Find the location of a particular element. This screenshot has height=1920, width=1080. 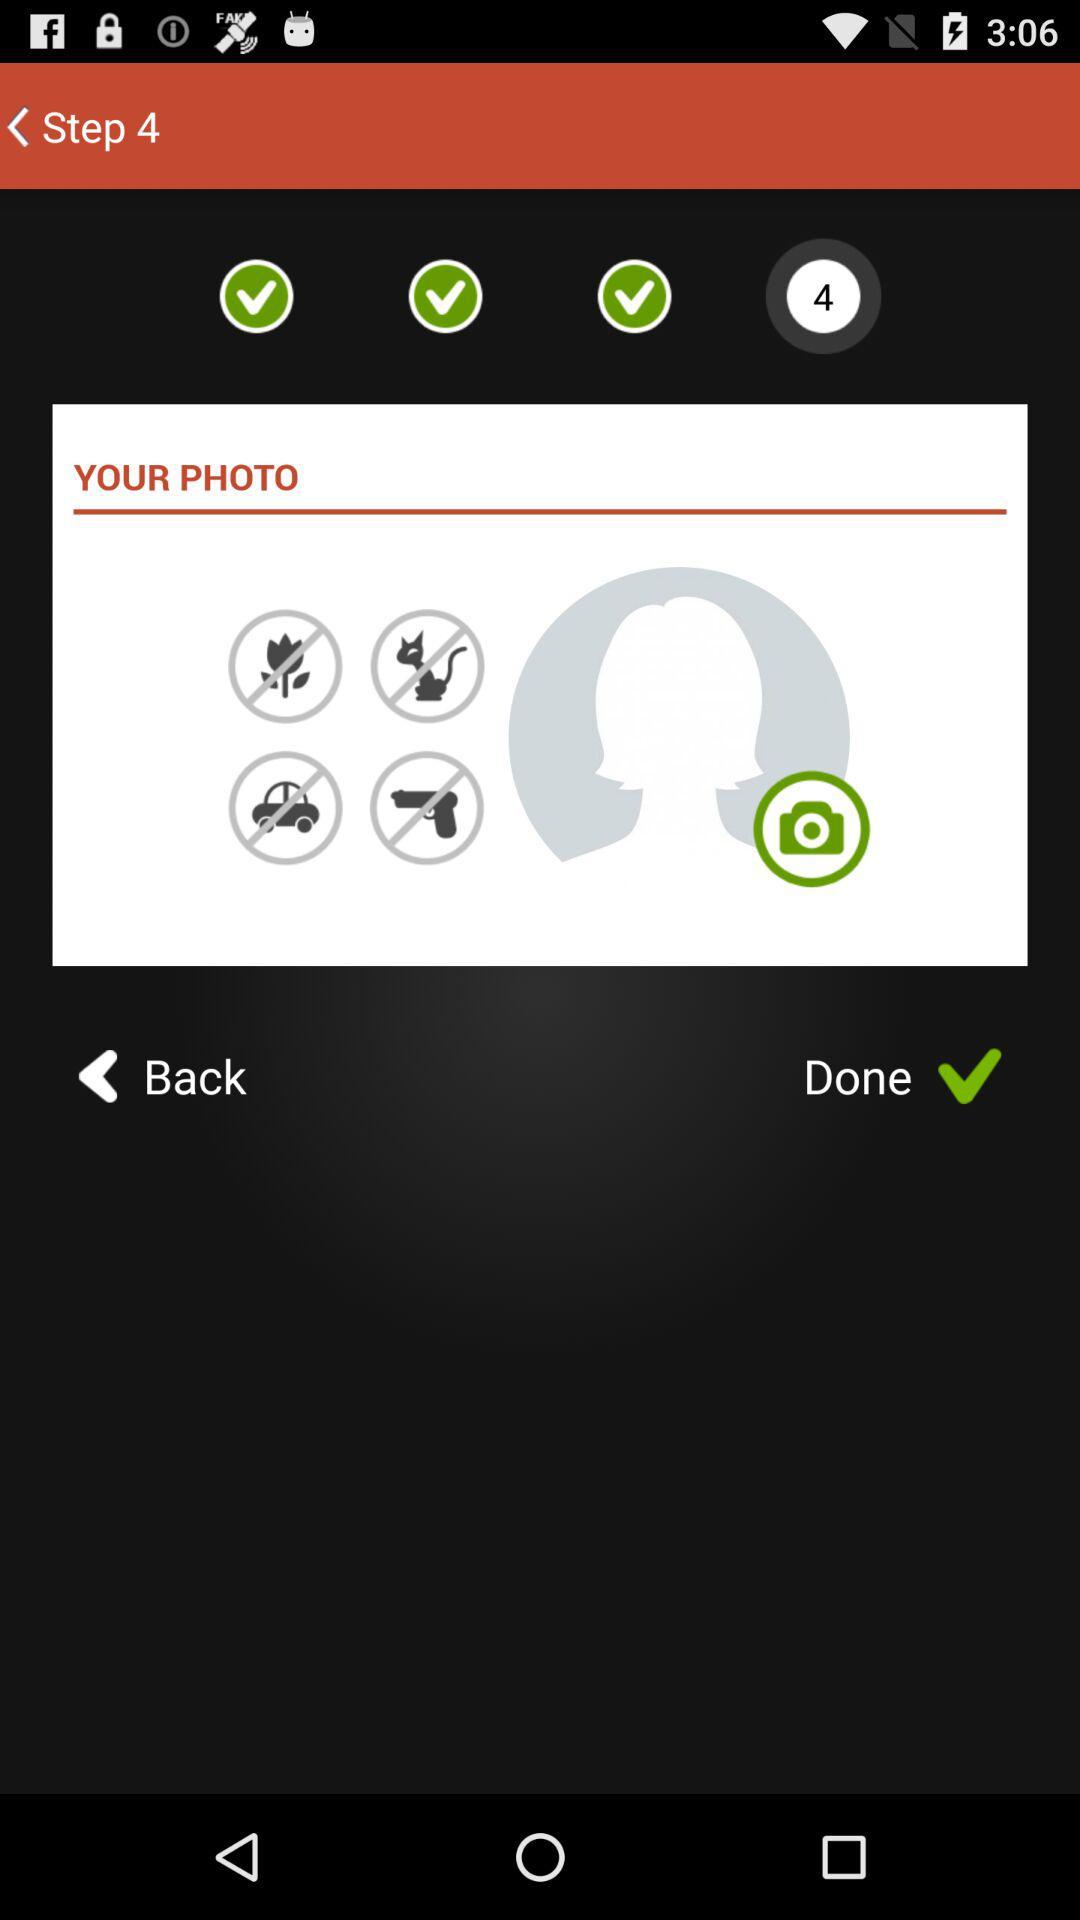

a button back which is on the left side of the page is located at coordinates (161, 1074).